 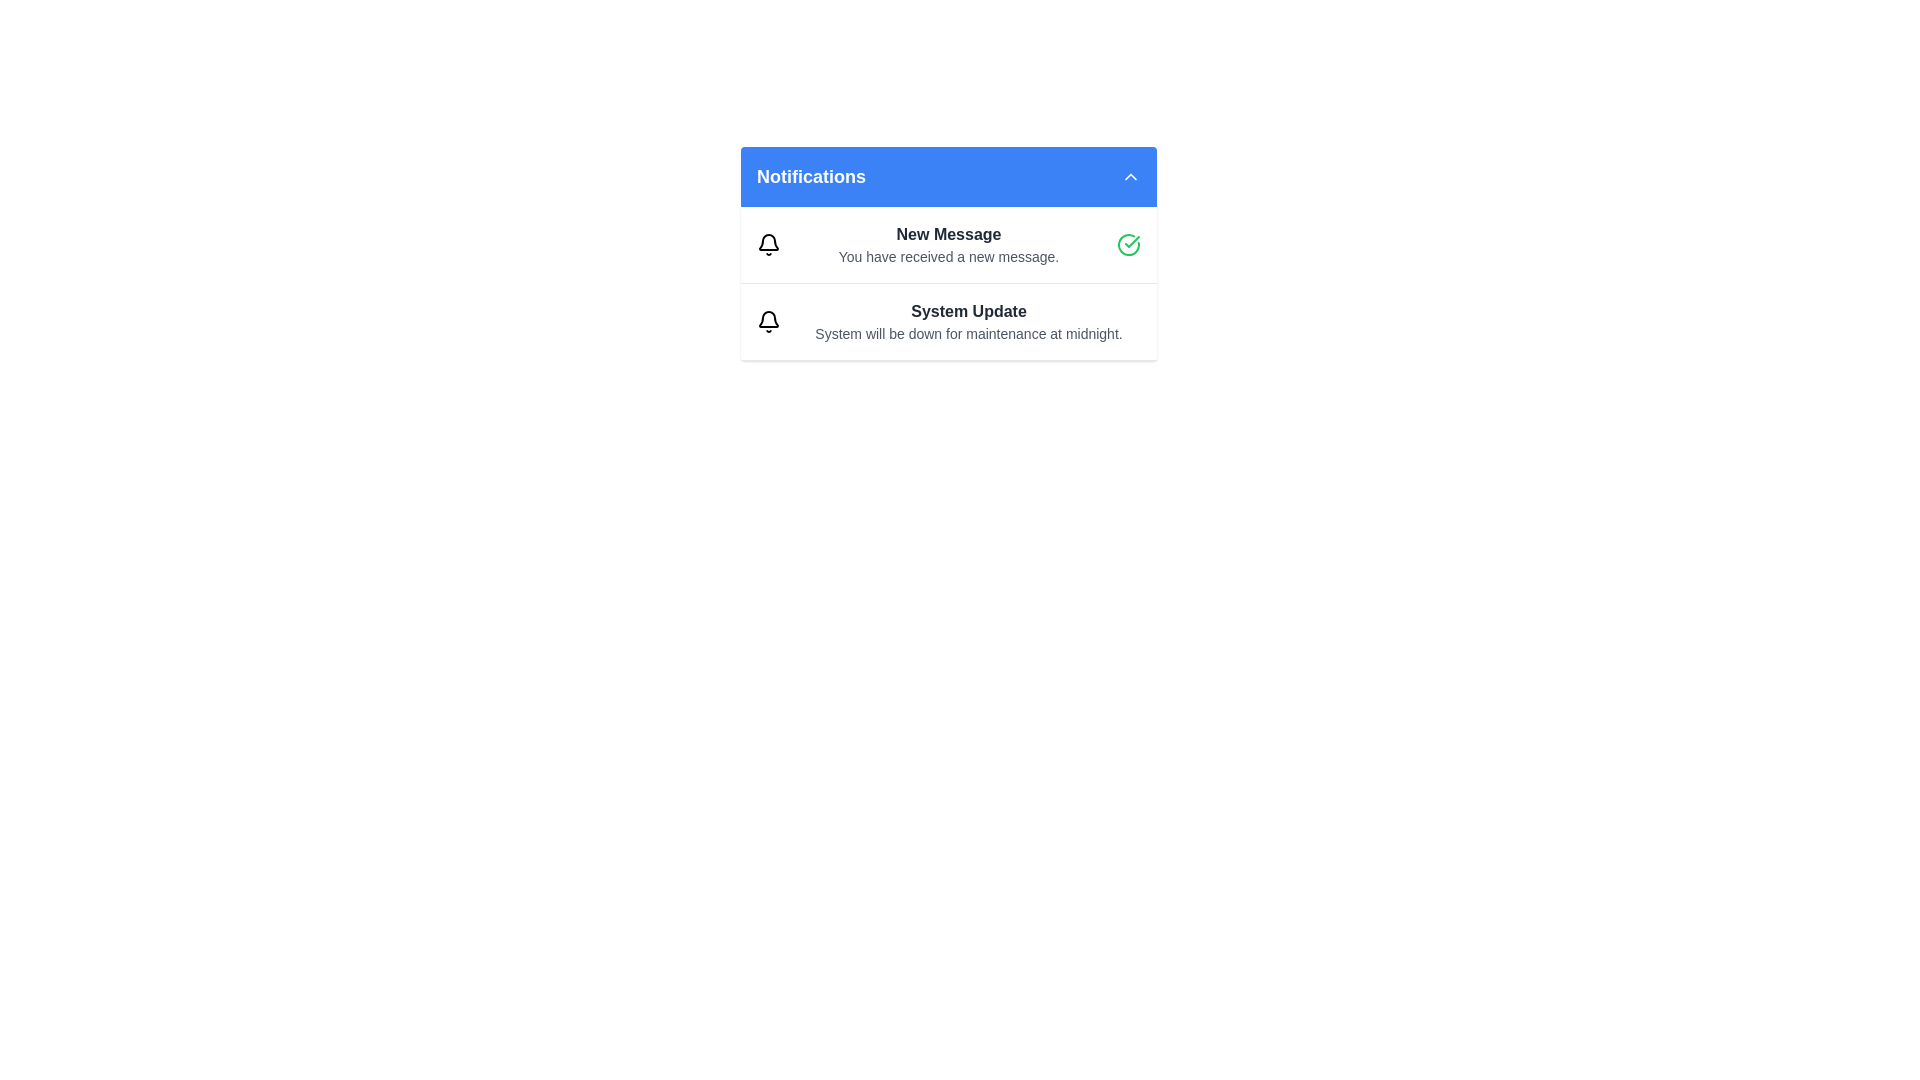 What do you see at coordinates (1128, 244) in the screenshot?
I see `the status icon indicating a successful 'New Message' notification, located adjacent to the 'New Message' label in the notifications panel` at bounding box center [1128, 244].